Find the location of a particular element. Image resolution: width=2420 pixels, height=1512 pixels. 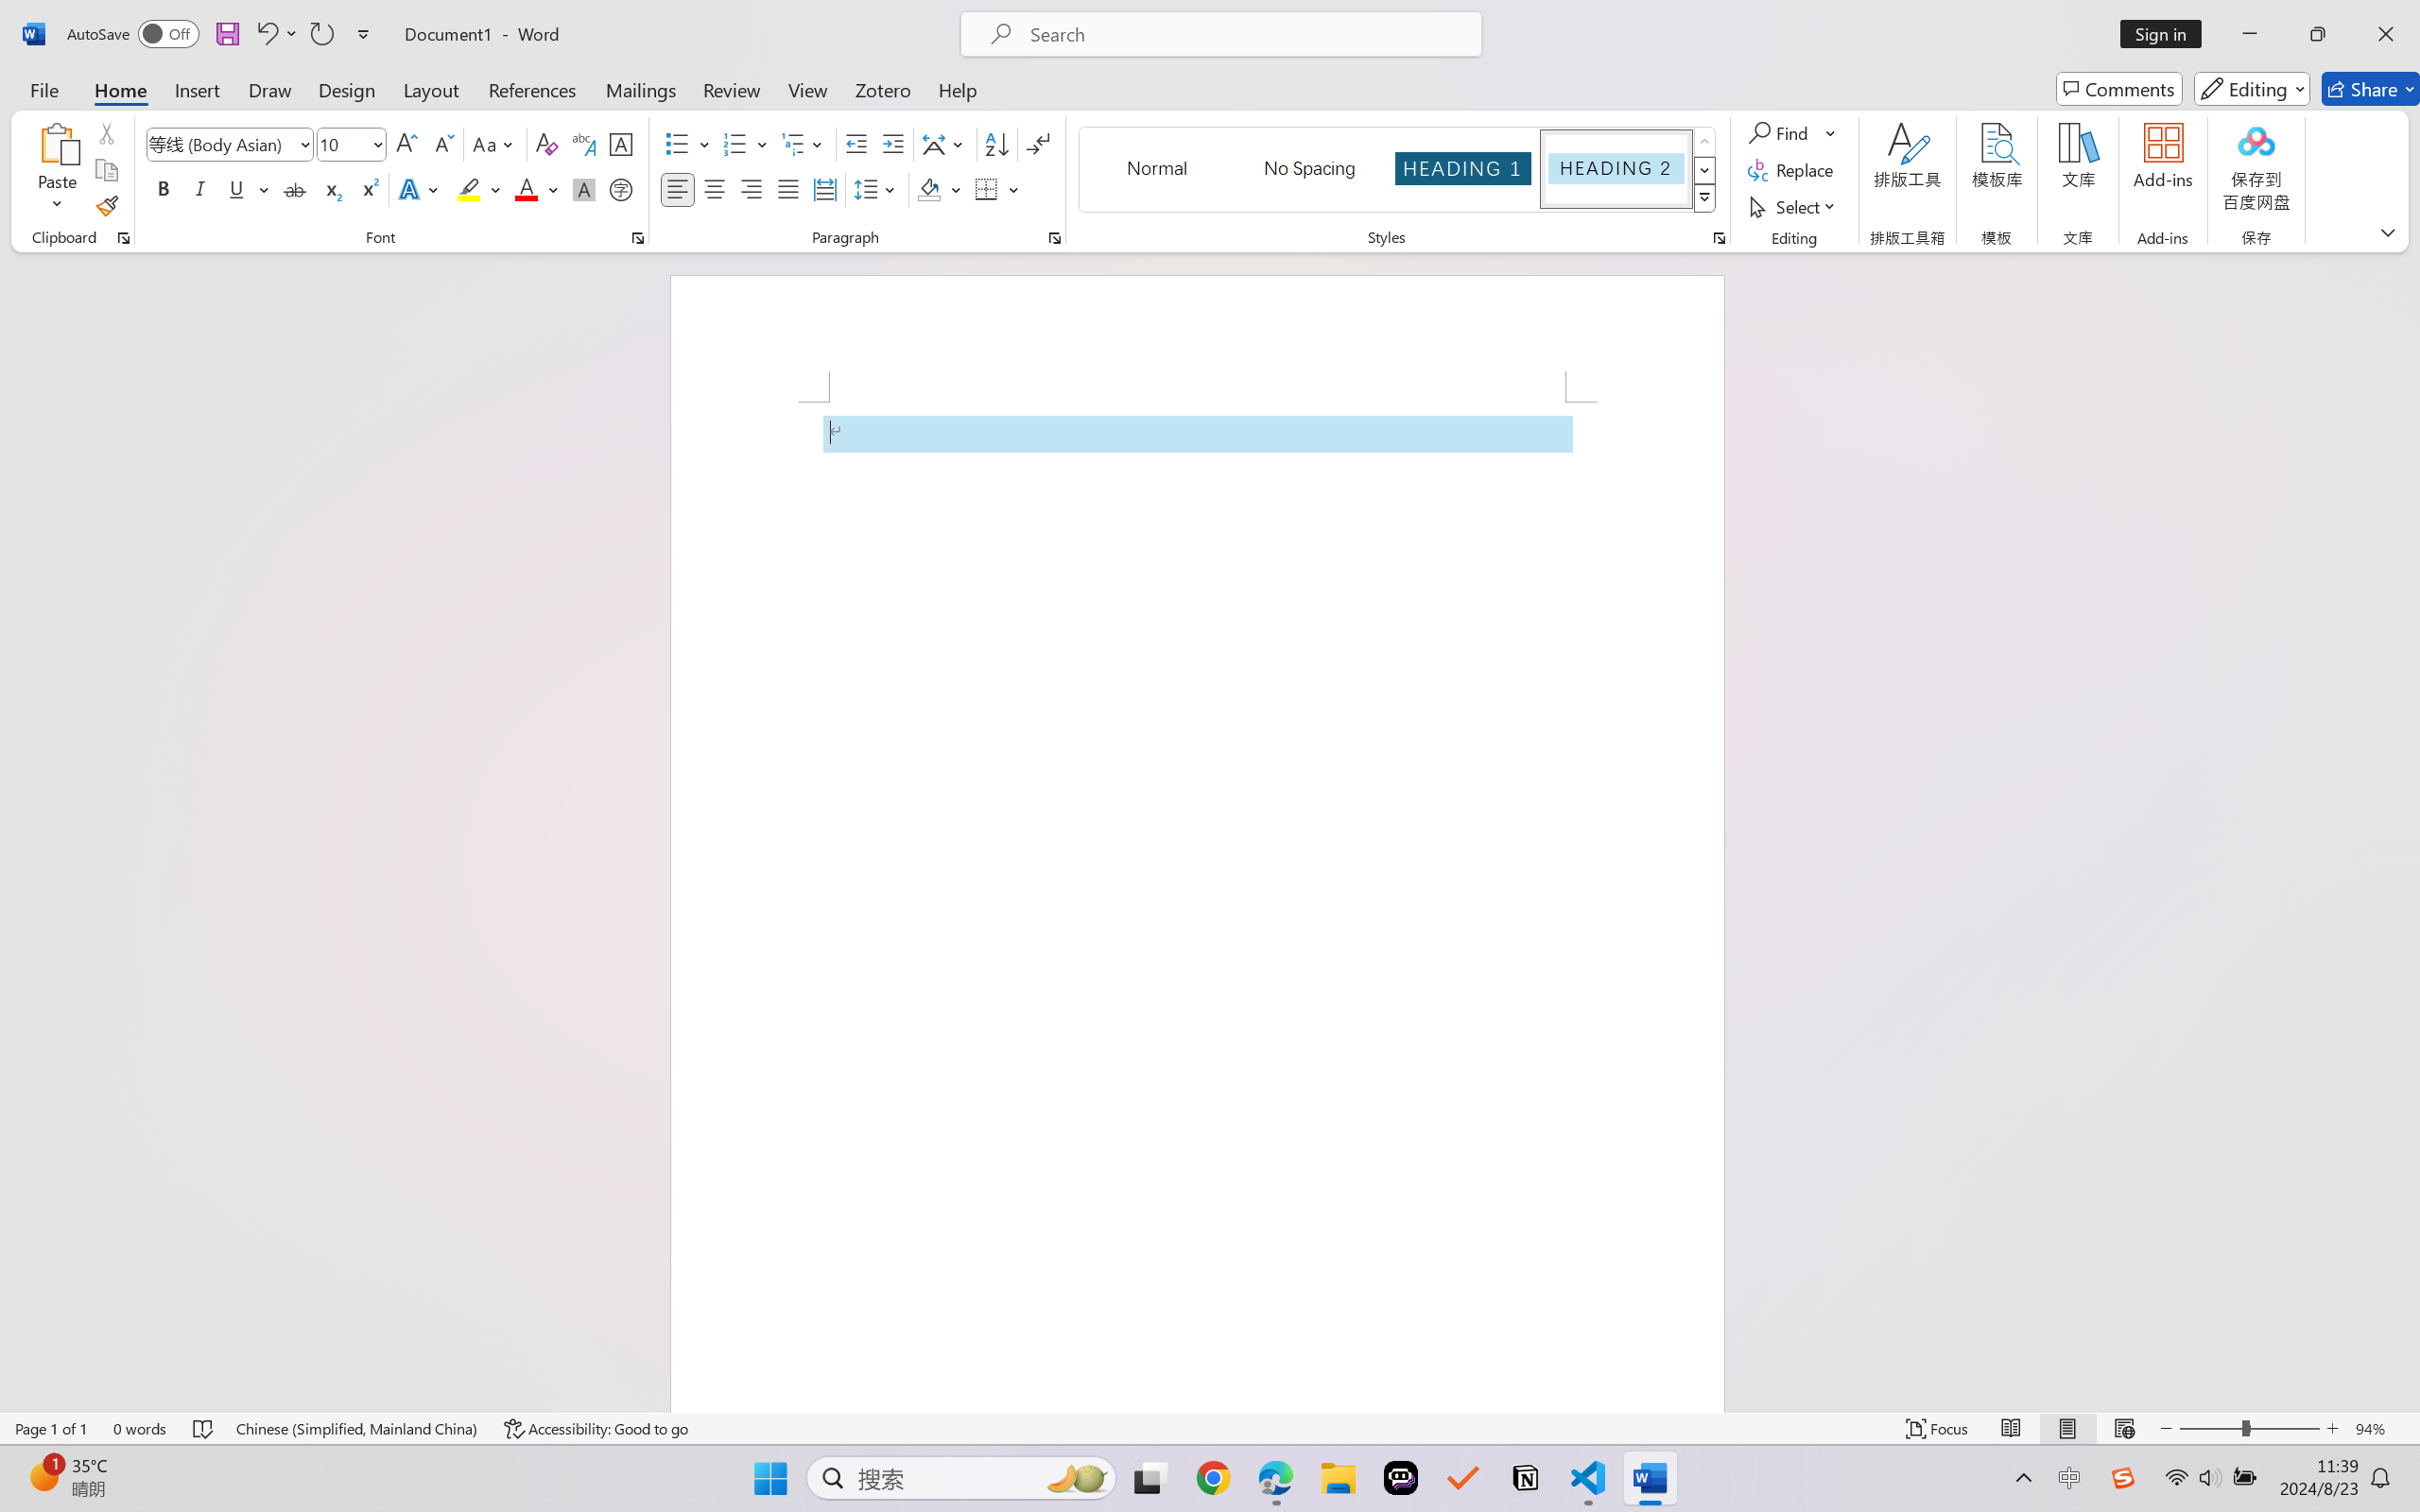

'Undo Apply Quick Style' is located at coordinates (265, 33).